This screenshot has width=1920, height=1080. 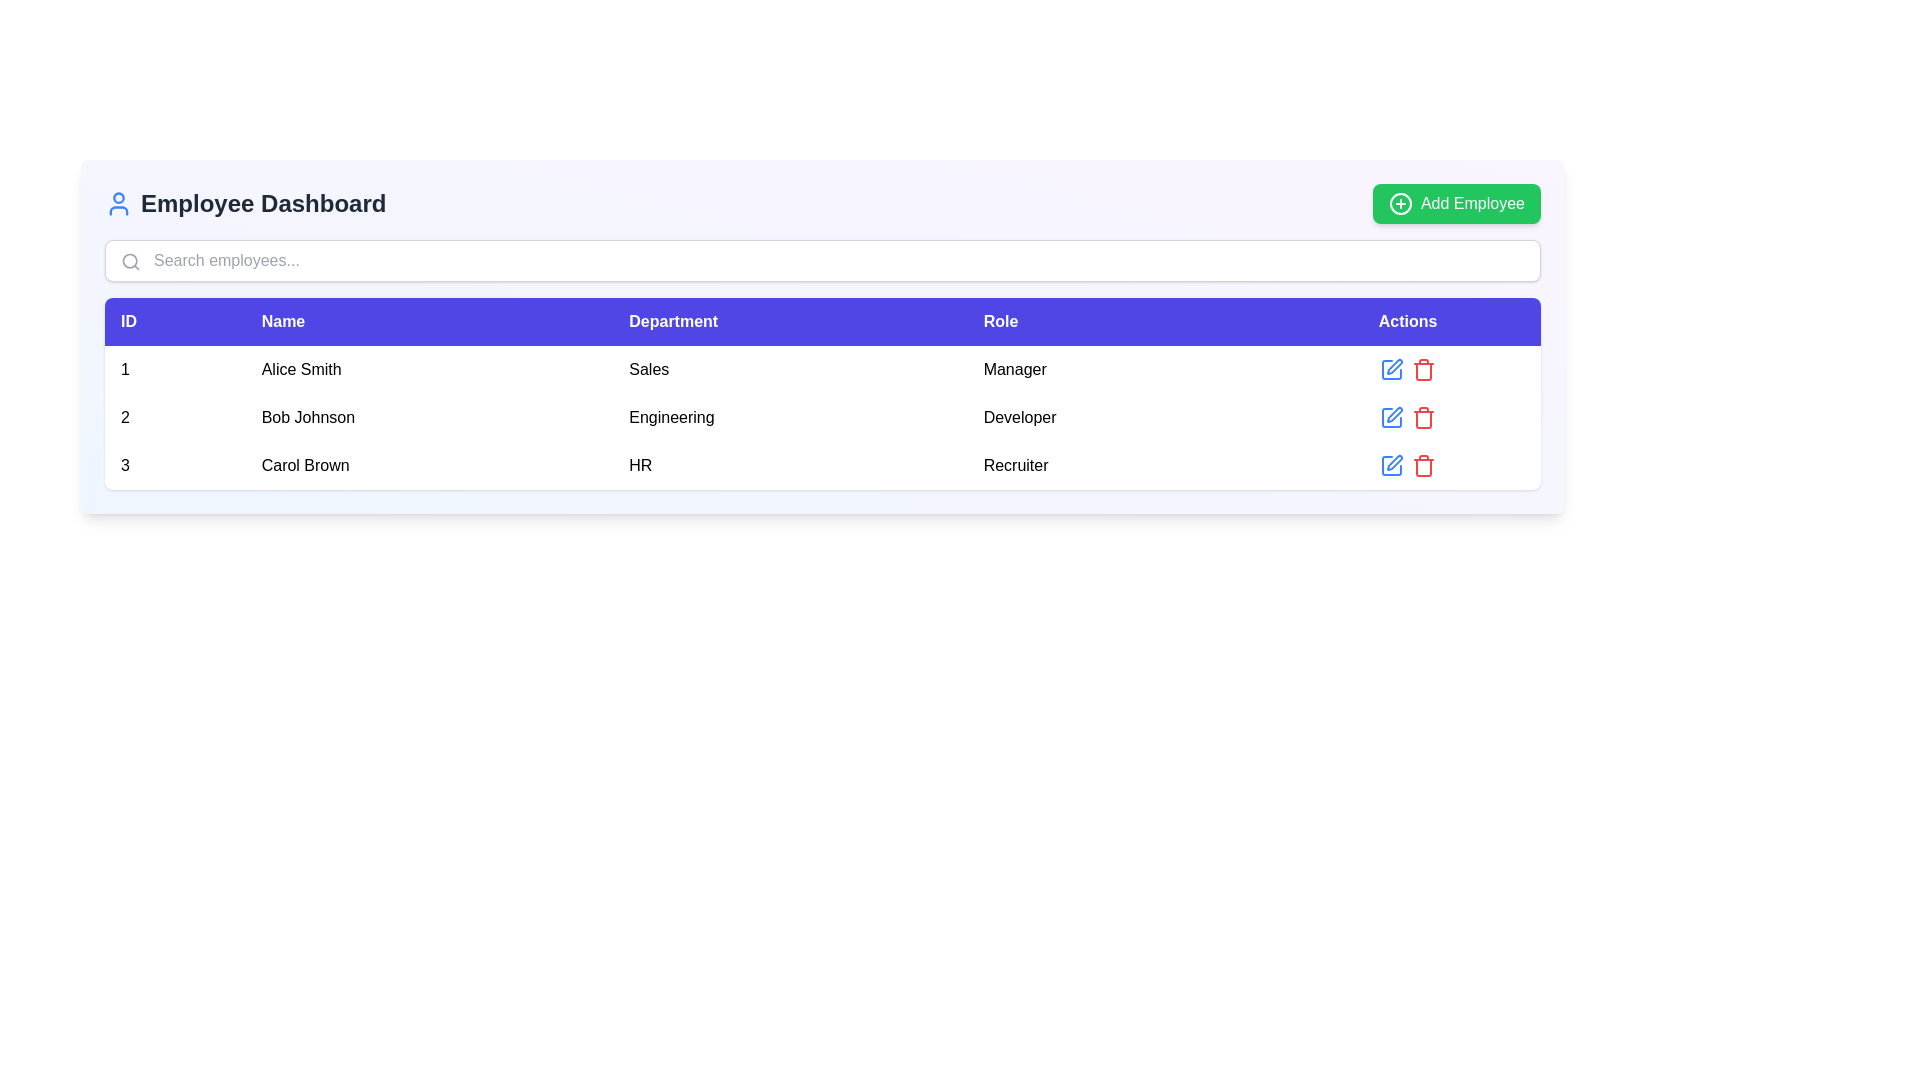 What do you see at coordinates (129, 261) in the screenshot?
I see `the small circular magnifying glass icon with a gray stroke, which is located on the left side of the search bar input field` at bounding box center [129, 261].